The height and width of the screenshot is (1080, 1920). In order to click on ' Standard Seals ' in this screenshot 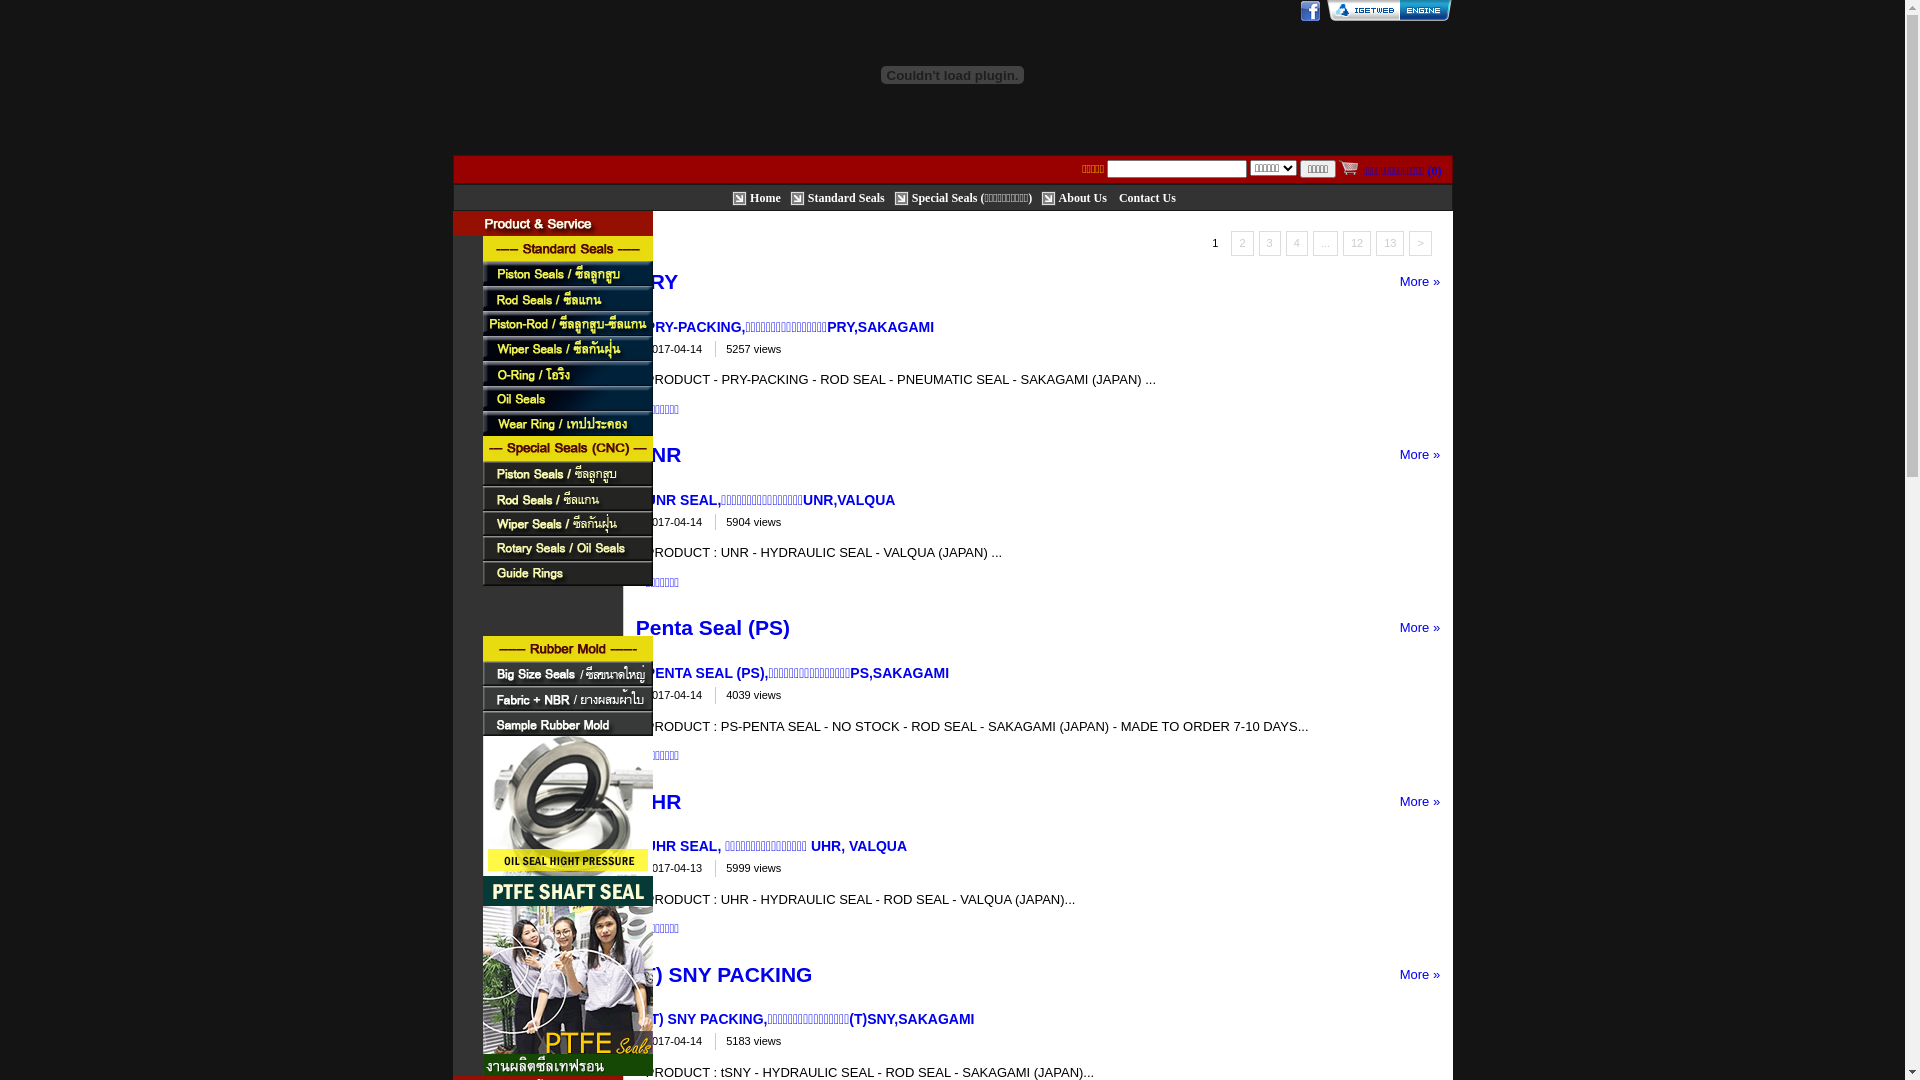, I will do `click(789, 196)`.